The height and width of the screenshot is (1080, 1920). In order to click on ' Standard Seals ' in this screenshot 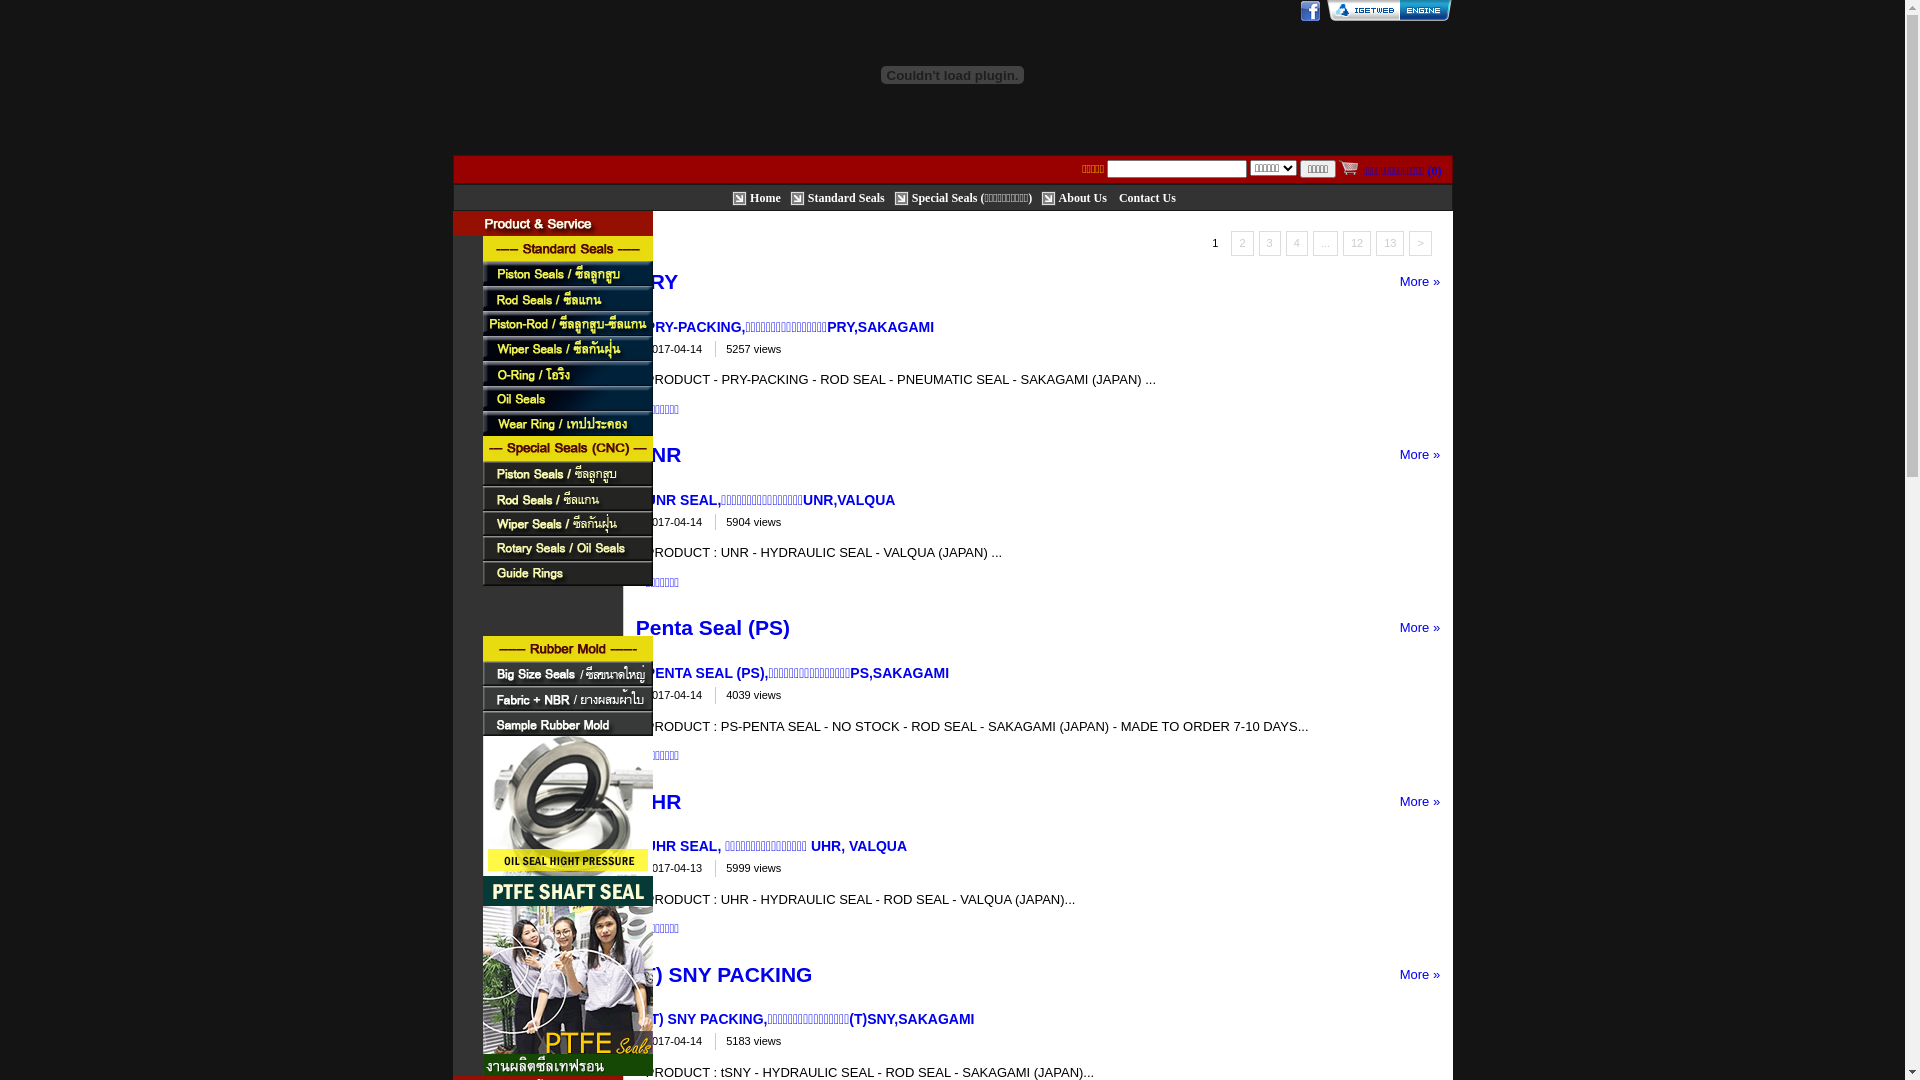, I will do `click(789, 196)`.